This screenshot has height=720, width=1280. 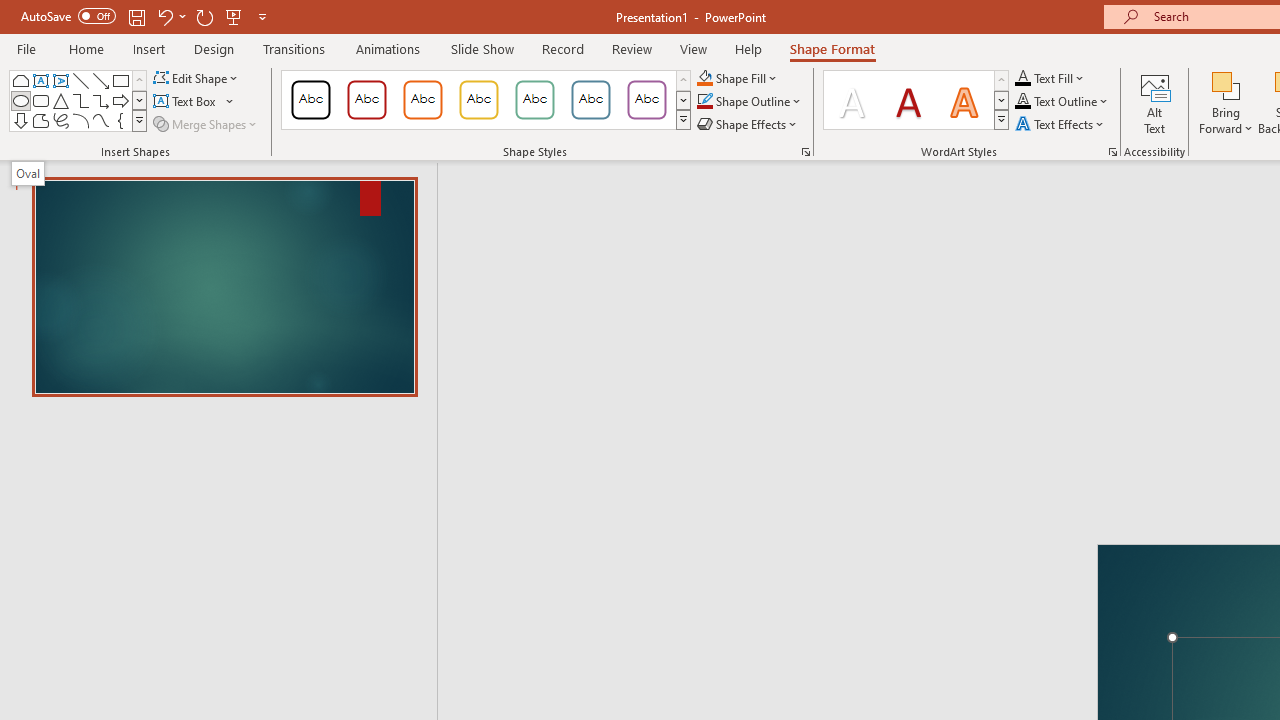 I want to click on 'Shape Fill Orange, Accent 2', so click(x=704, y=77).